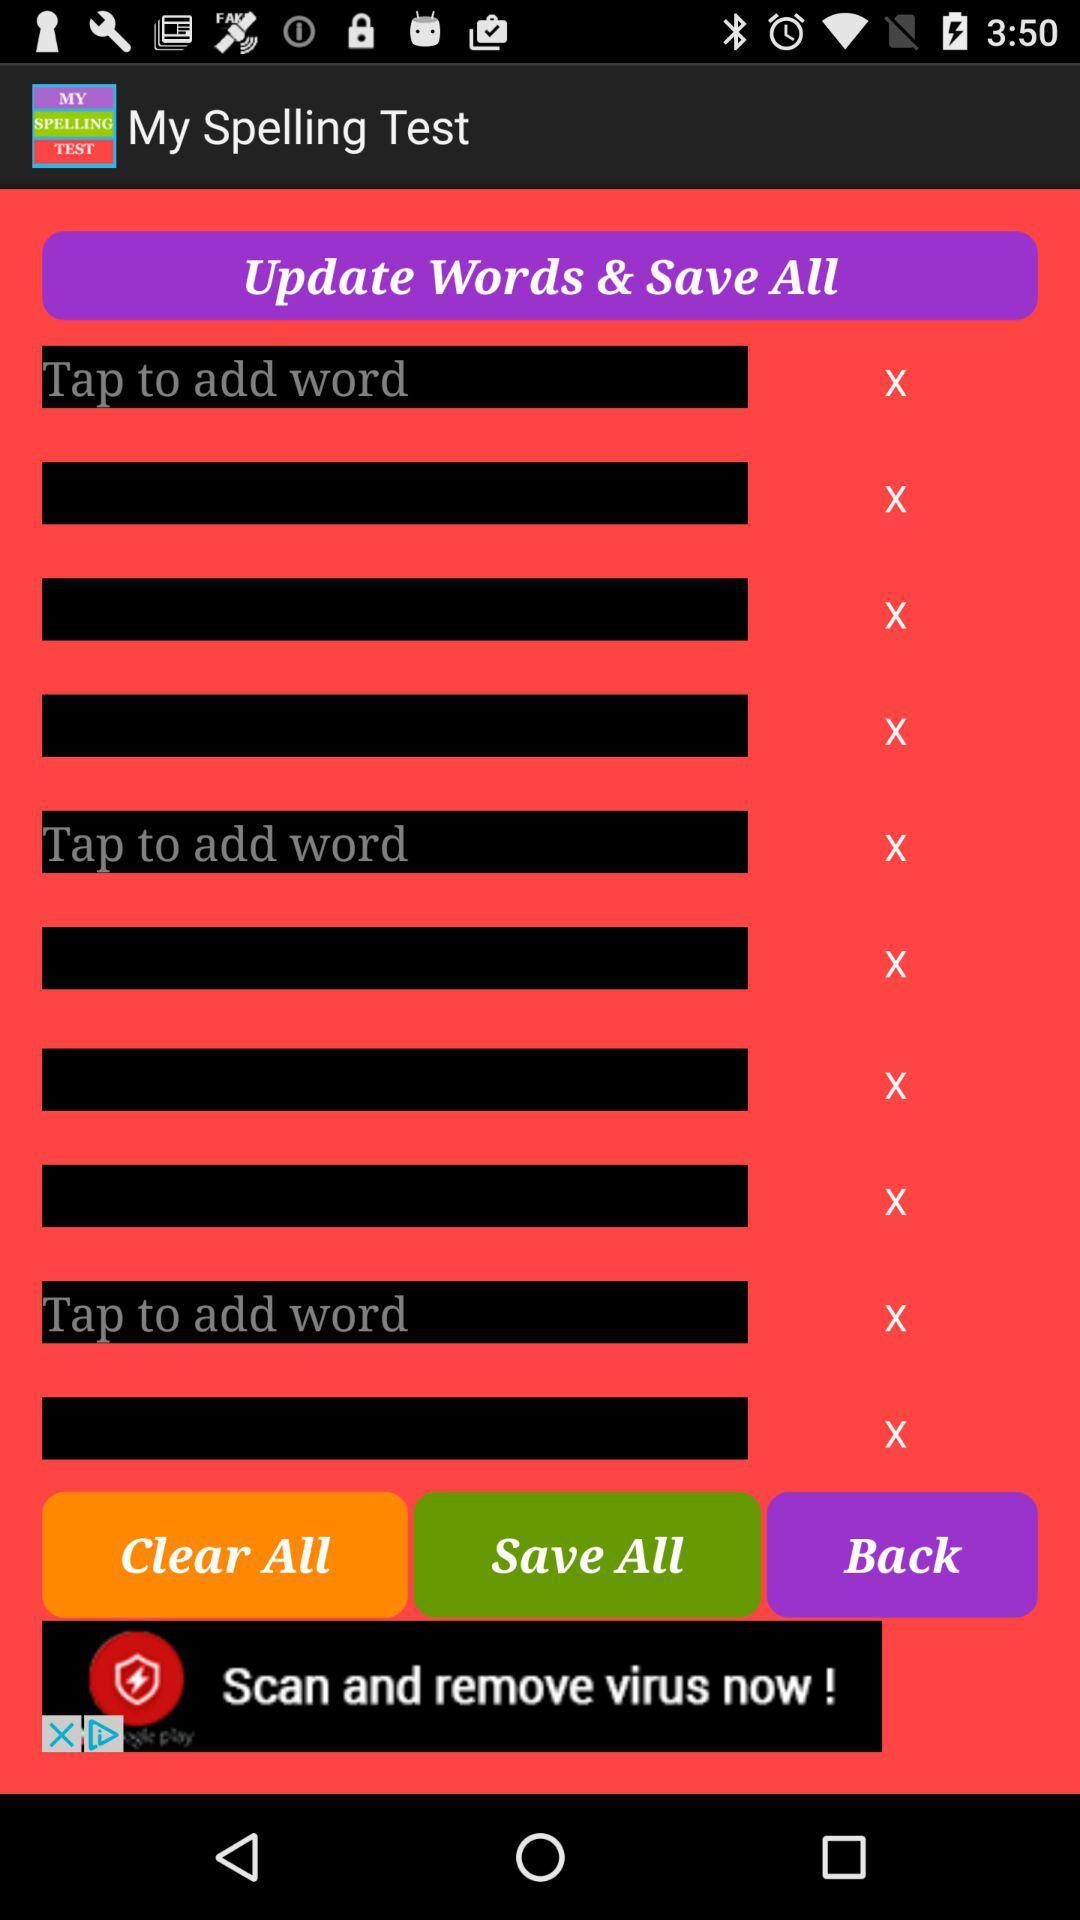 This screenshot has height=1920, width=1080. What do you see at coordinates (394, 1312) in the screenshot?
I see `search box` at bounding box center [394, 1312].